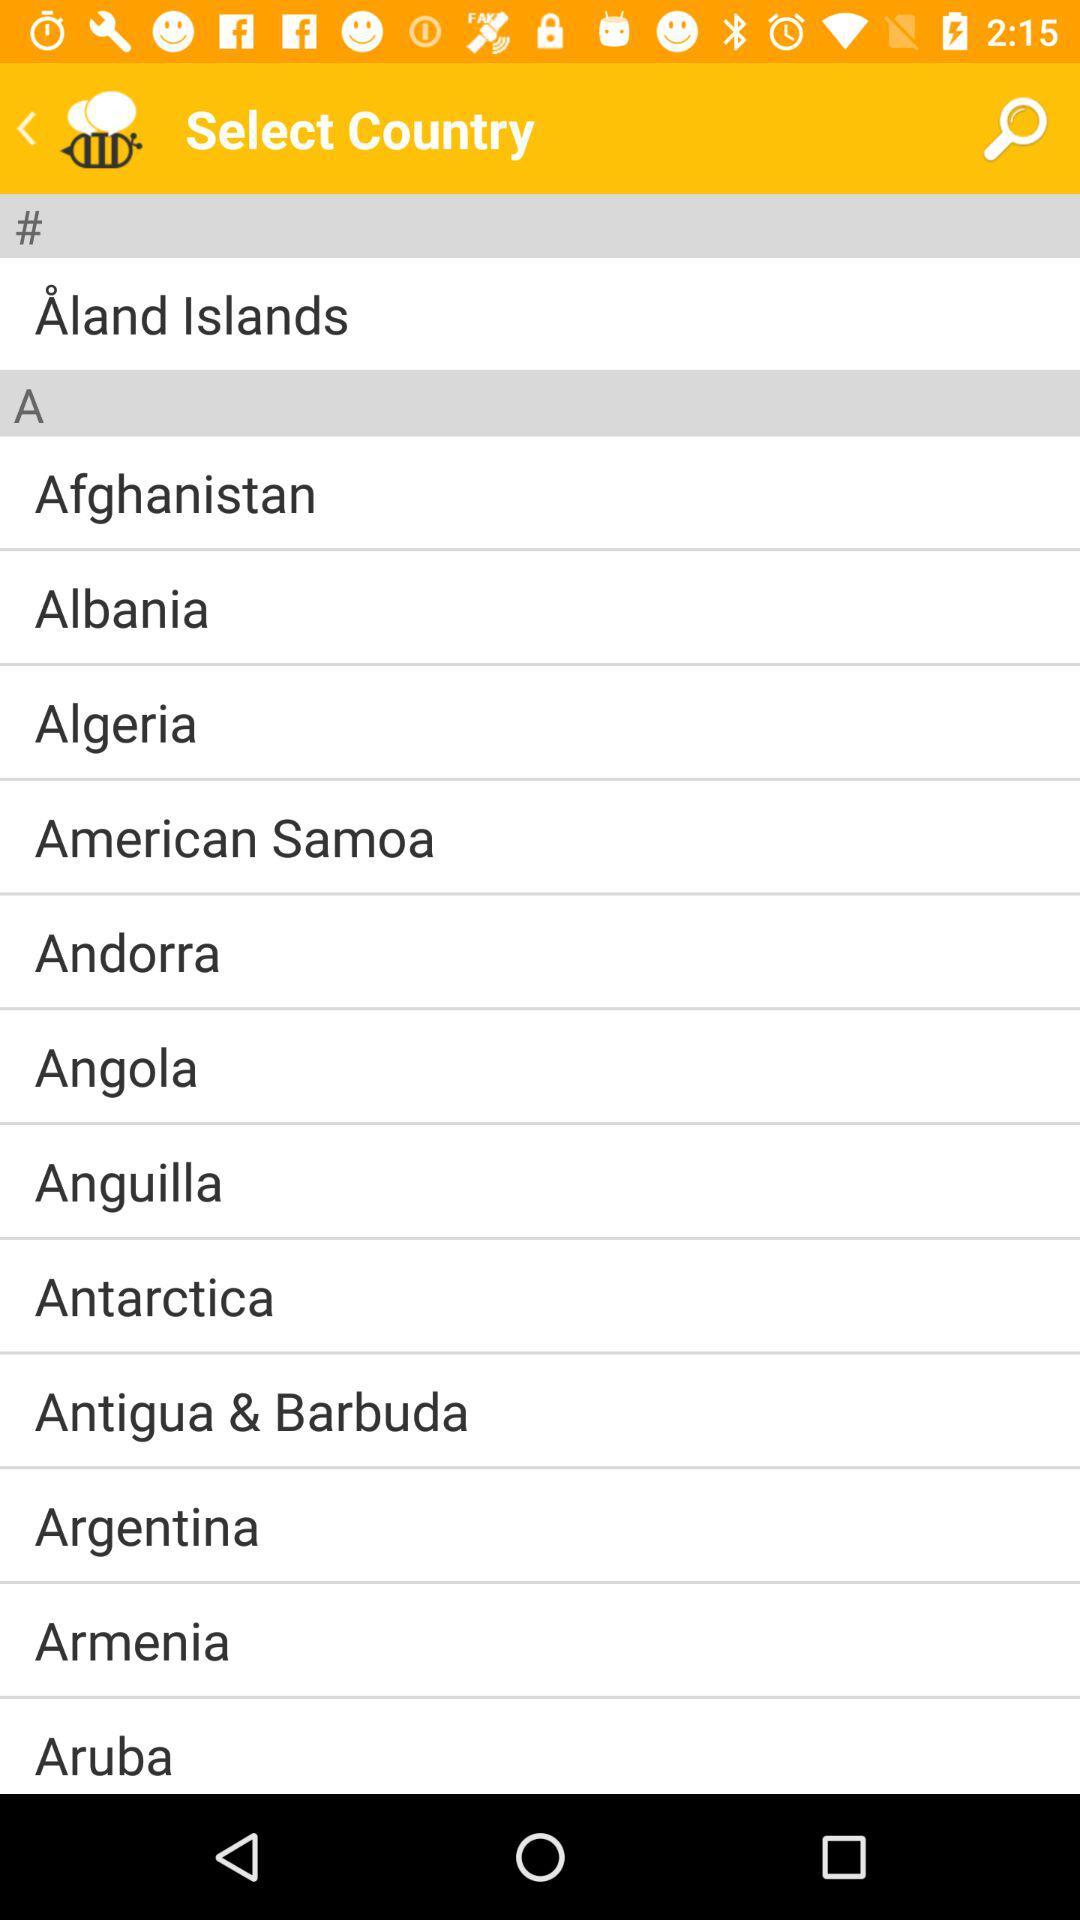 This screenshot has height=1920, width=1080. I want to click on afghanistan, so click(174, 492).